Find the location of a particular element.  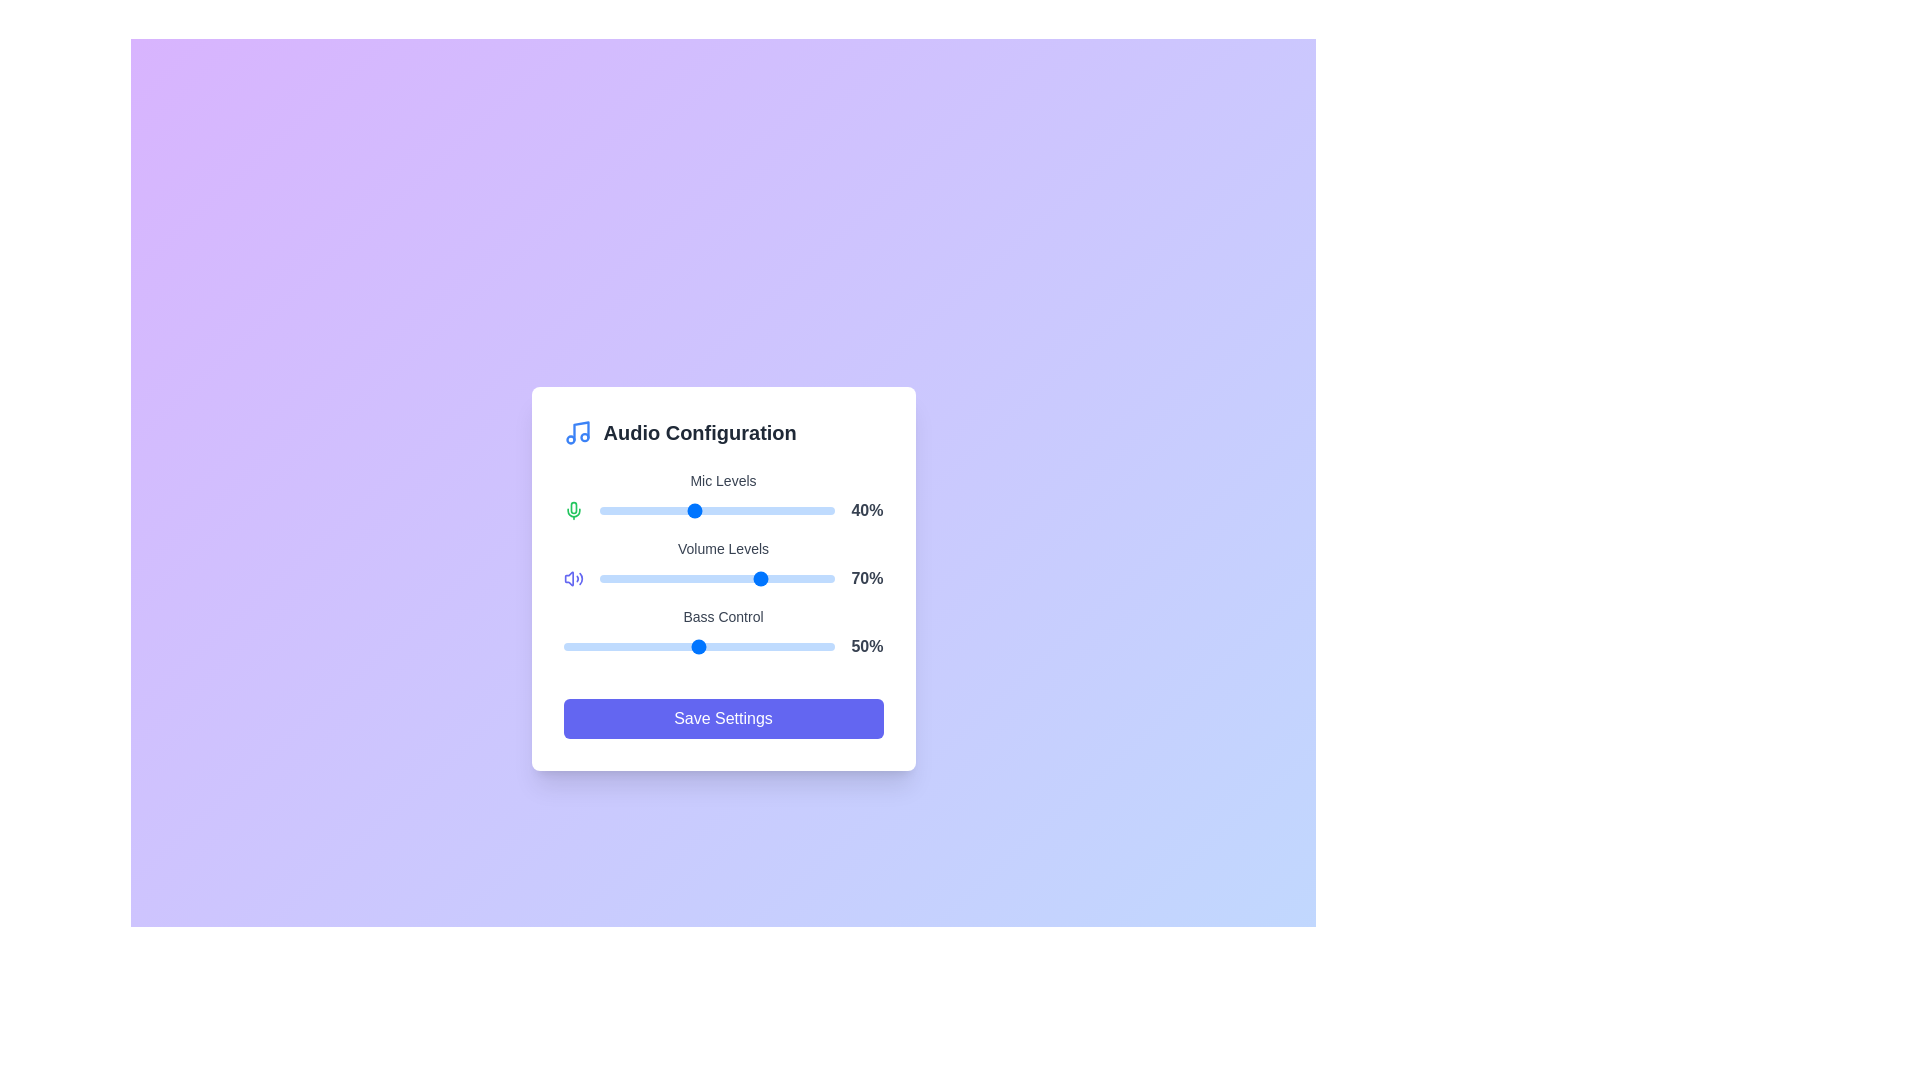

the icon representing Mic to reveal its tooltip is located at coordinates (572, 509).